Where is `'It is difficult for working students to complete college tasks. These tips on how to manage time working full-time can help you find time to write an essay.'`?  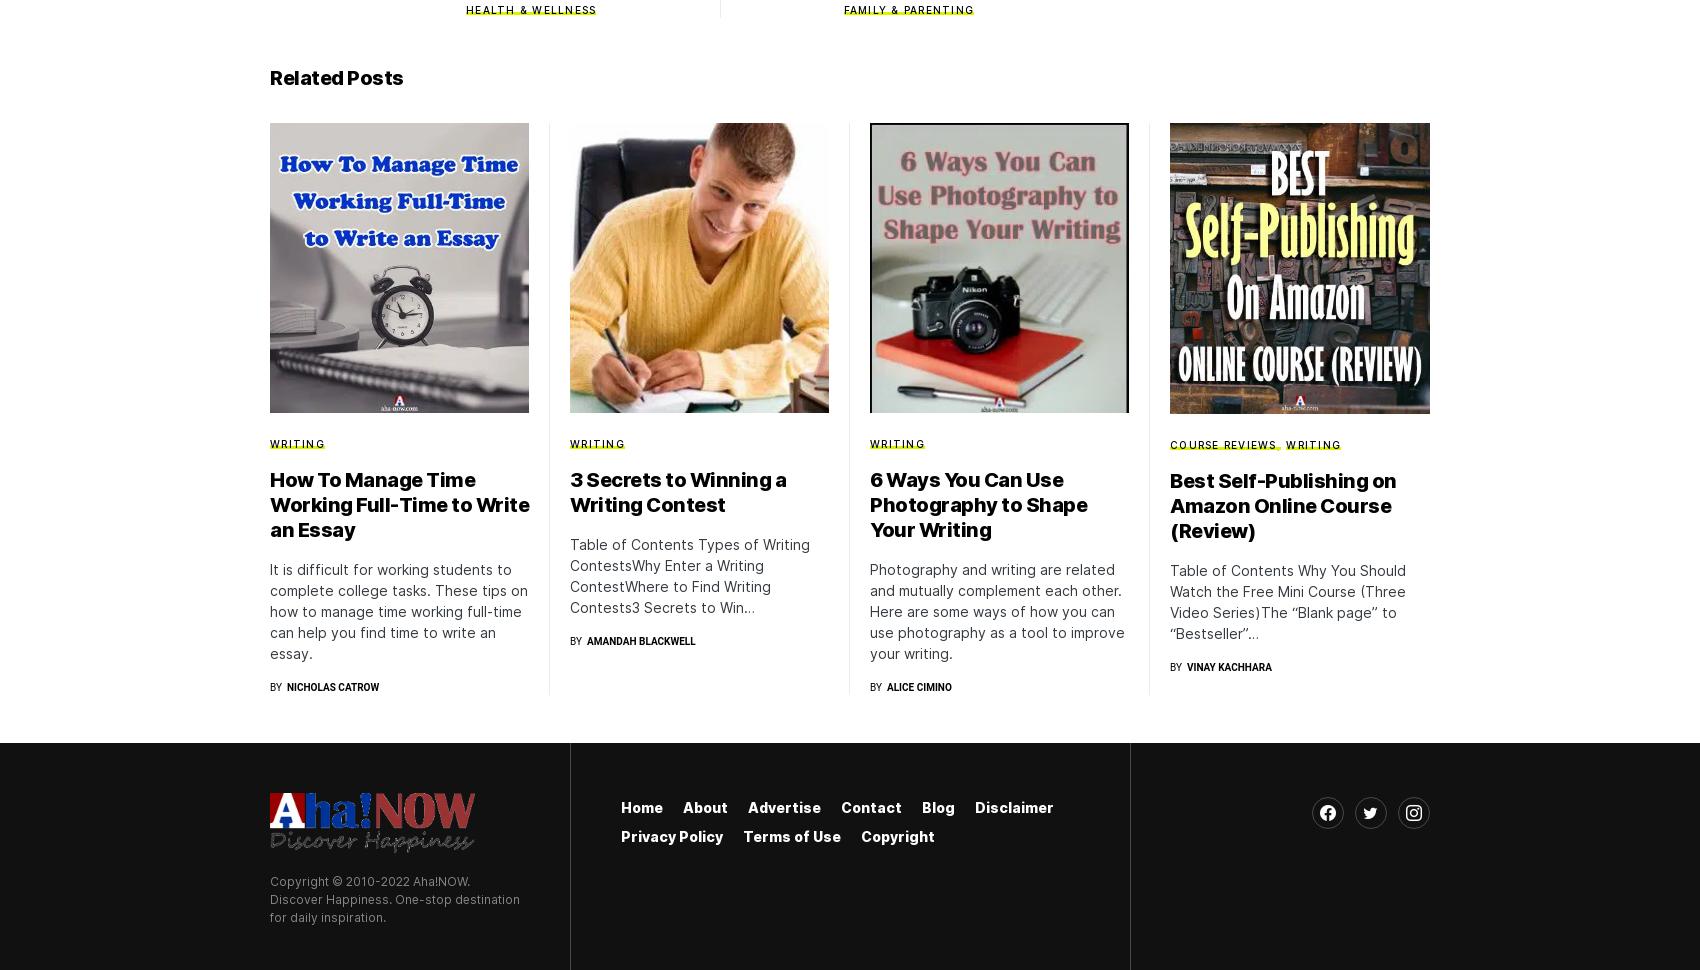 'It is difficult for working students to complete college tasks. These tips on how to manage time working full-time can help you find time to write an essay.' is located at coordinates (269, 610).